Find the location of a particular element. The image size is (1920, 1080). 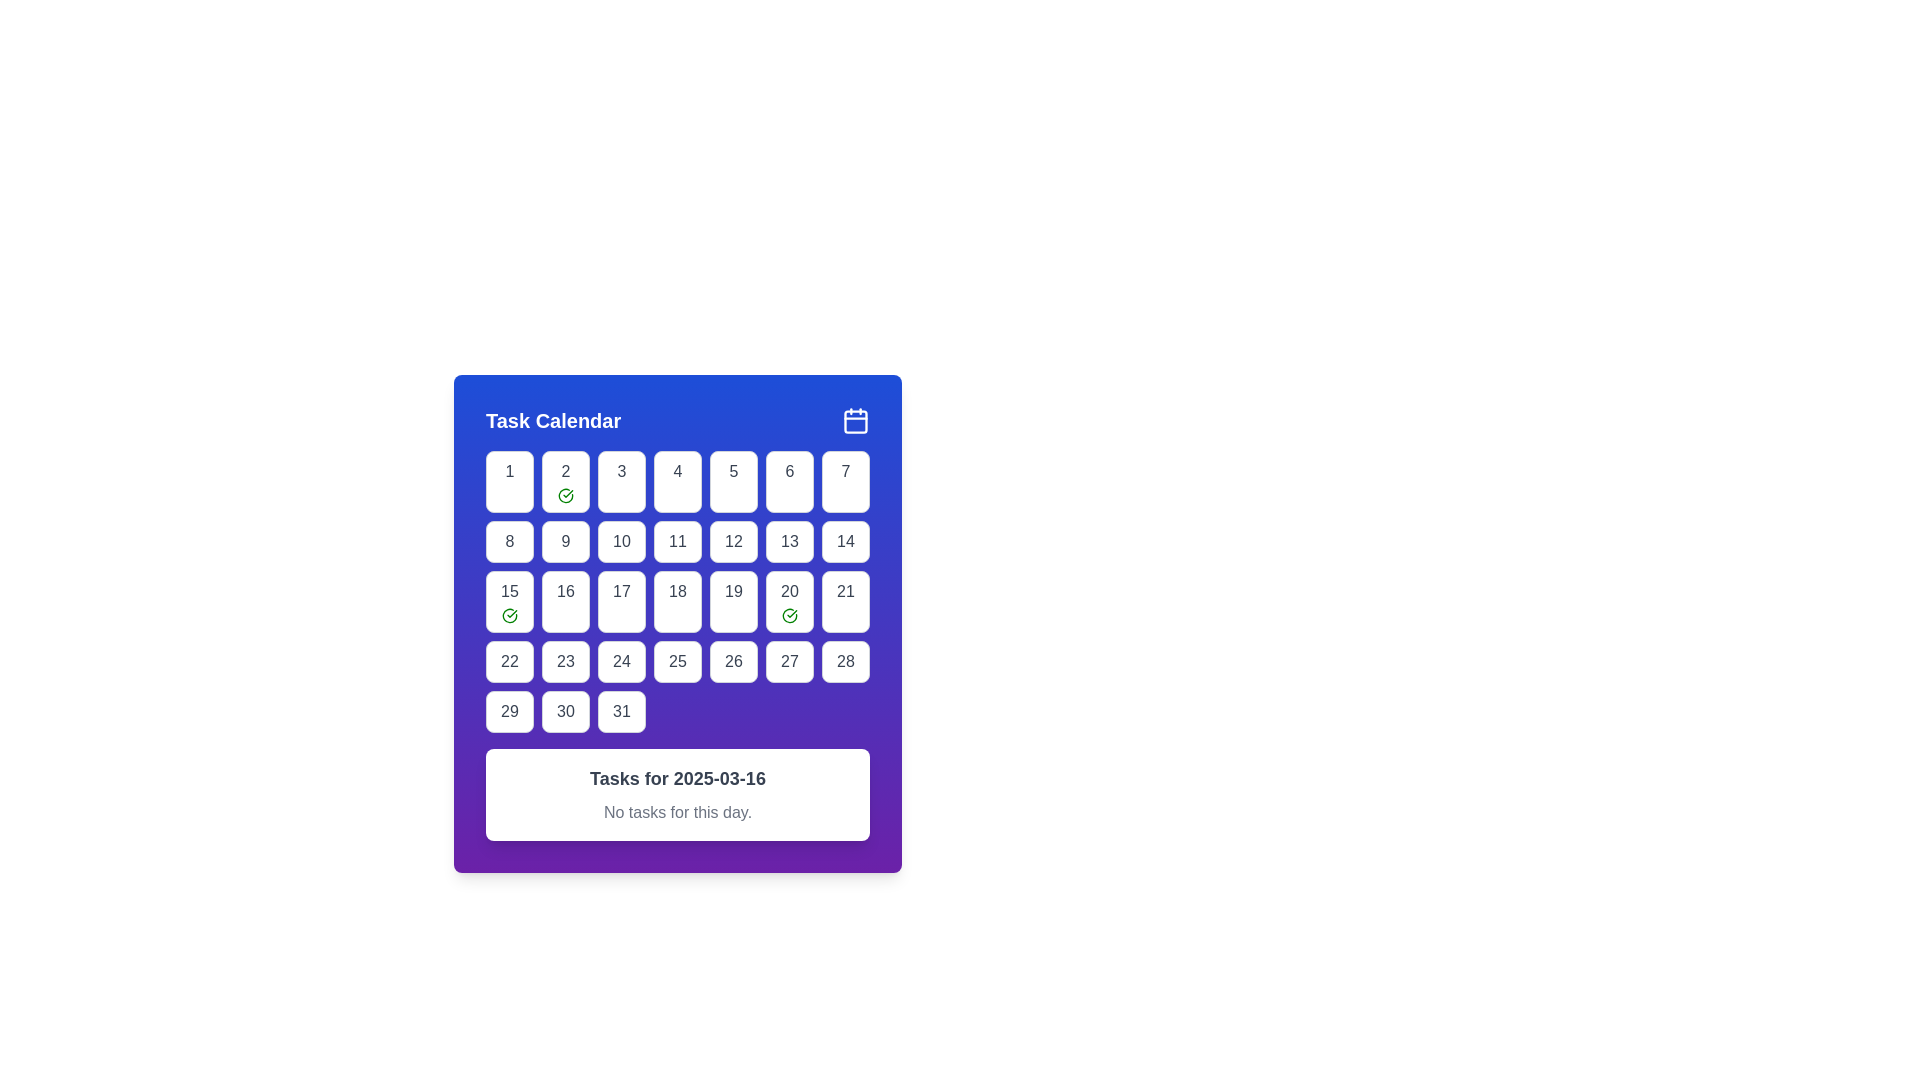

the Calendar date cell representing the 8th day of the month is located at coordinates (509, 542).